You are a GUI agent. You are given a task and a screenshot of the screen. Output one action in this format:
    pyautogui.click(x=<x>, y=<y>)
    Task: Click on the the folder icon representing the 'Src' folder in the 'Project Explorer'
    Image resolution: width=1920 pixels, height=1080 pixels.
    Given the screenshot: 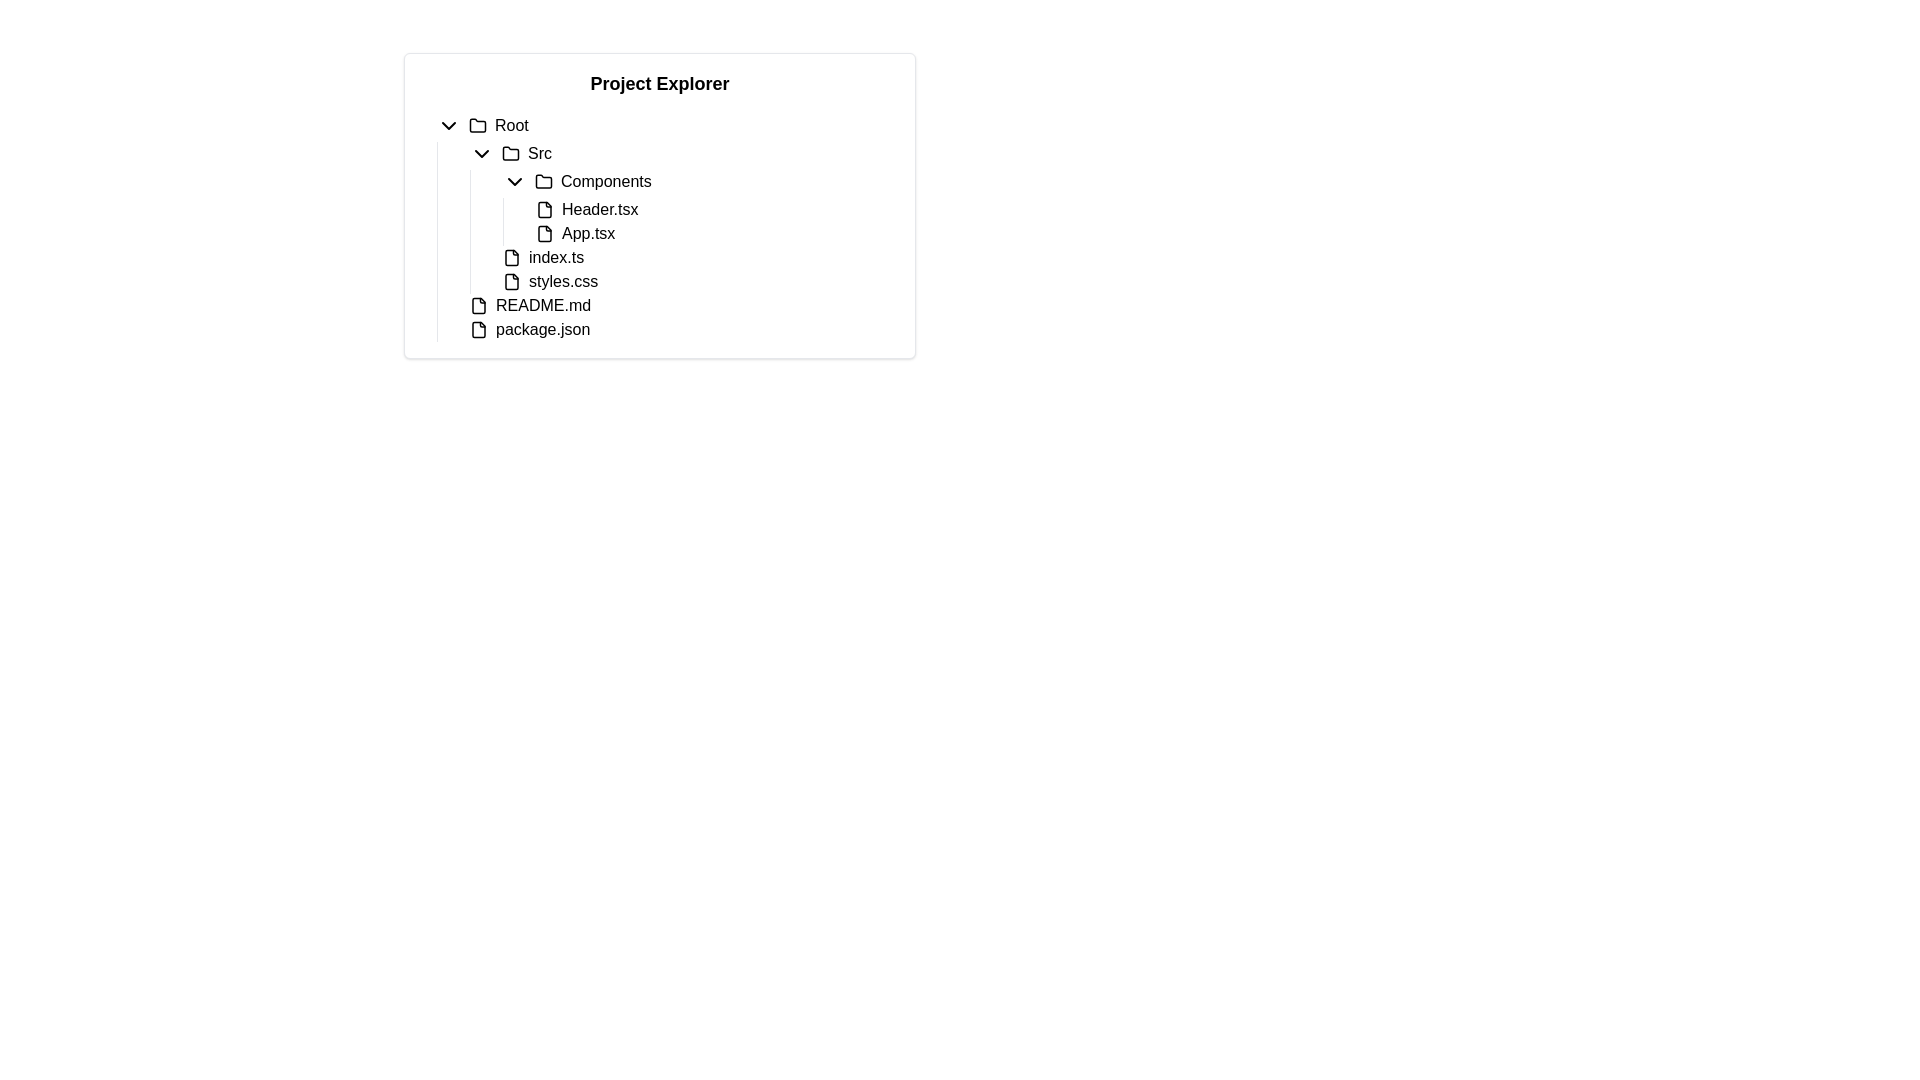 What is the action you would take?
    pyautogui.click(x=510, y=152)
    